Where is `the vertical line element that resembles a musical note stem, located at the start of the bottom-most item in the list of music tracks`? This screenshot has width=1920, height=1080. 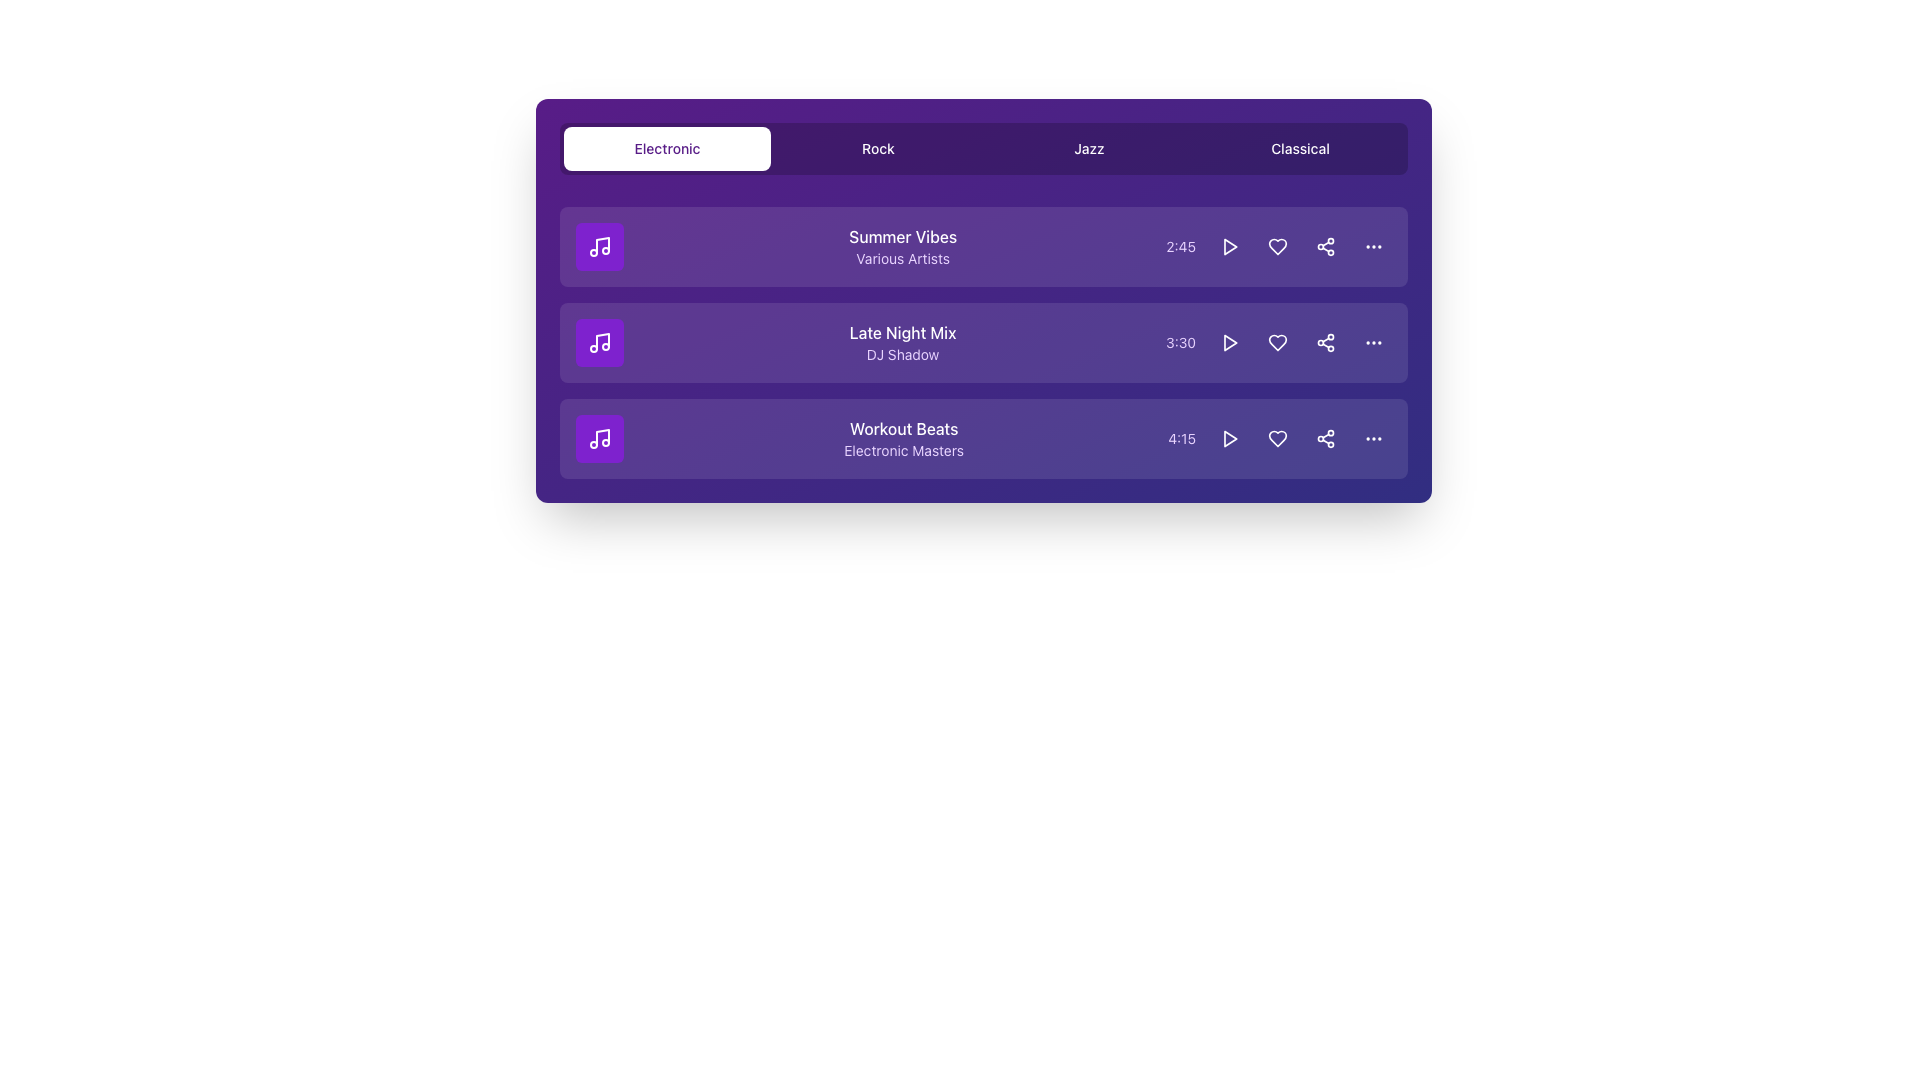 the vertical line element that resembles a musical note stem, located at the start of the bottom-most item in the list of music tracks is located at coordinates (602, 436).